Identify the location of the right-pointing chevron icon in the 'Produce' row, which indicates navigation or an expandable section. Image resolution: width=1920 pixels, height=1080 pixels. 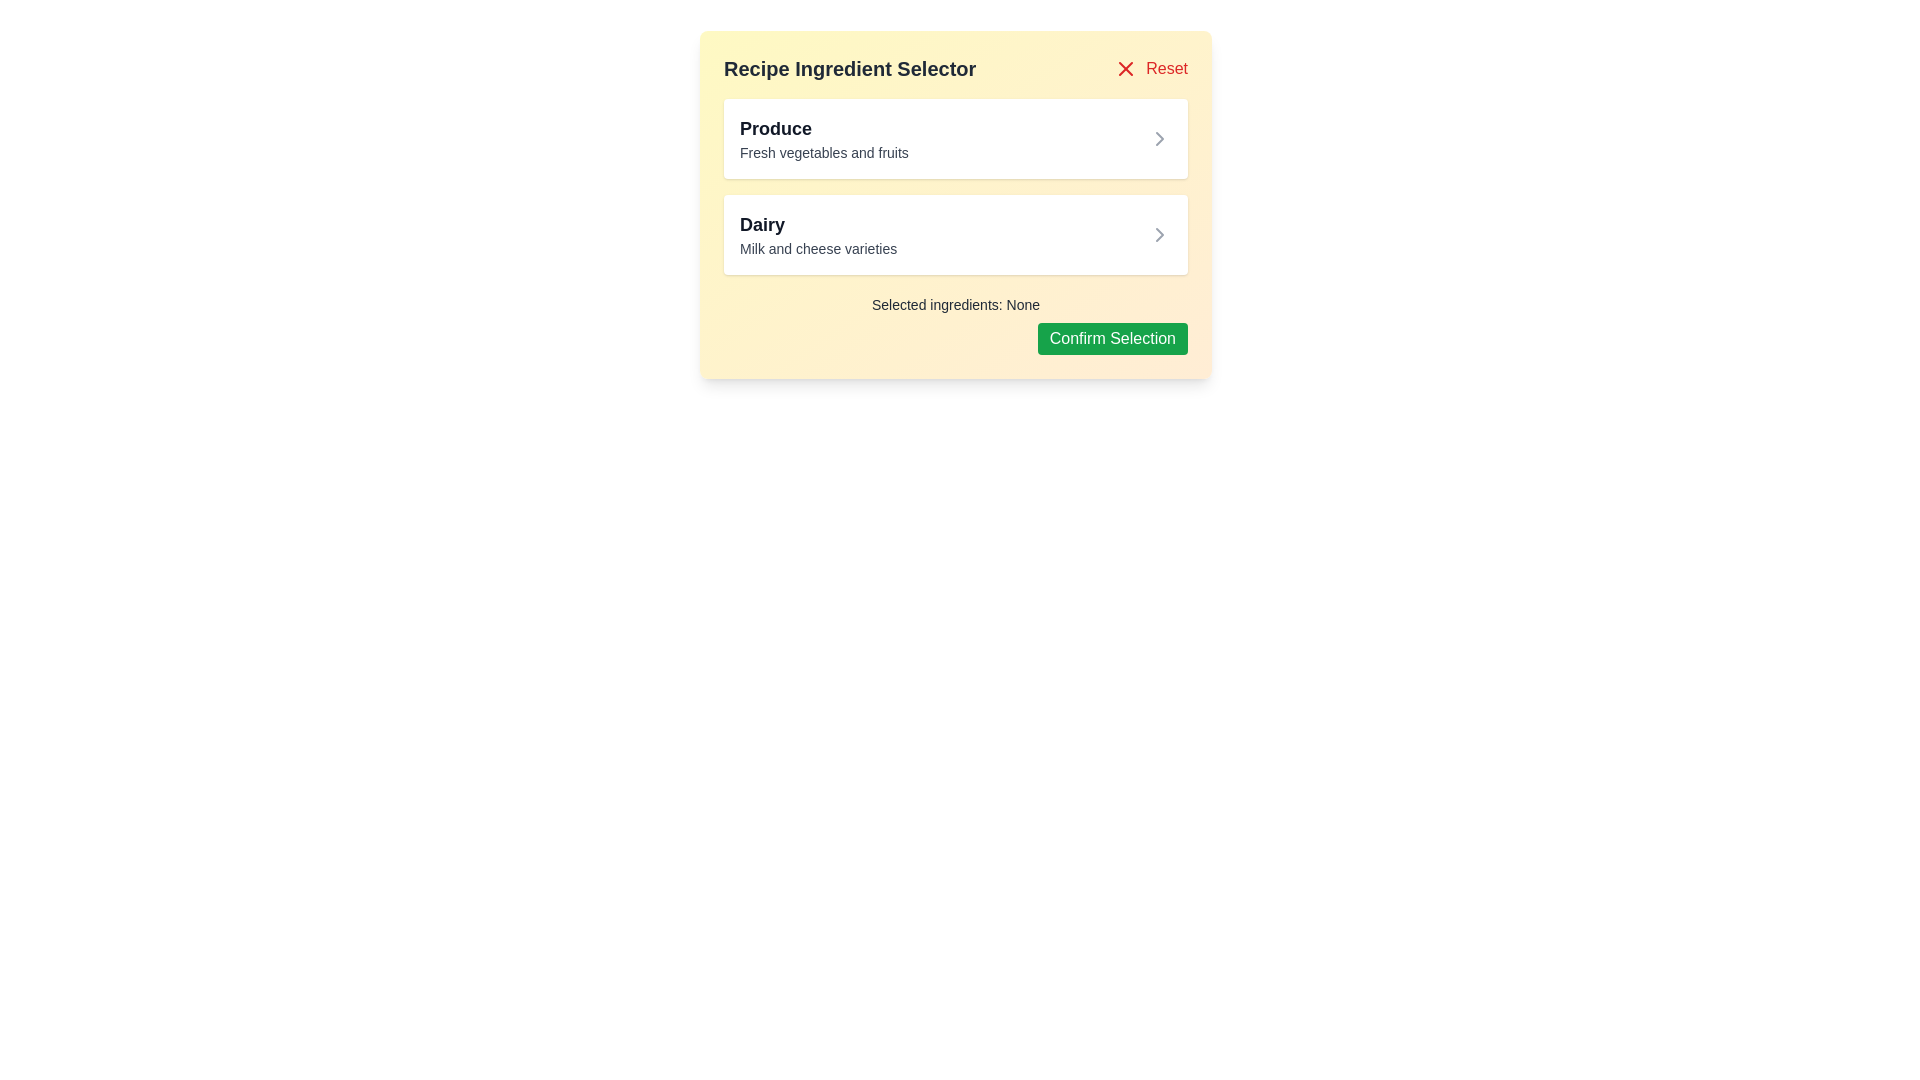
(1160, 137).